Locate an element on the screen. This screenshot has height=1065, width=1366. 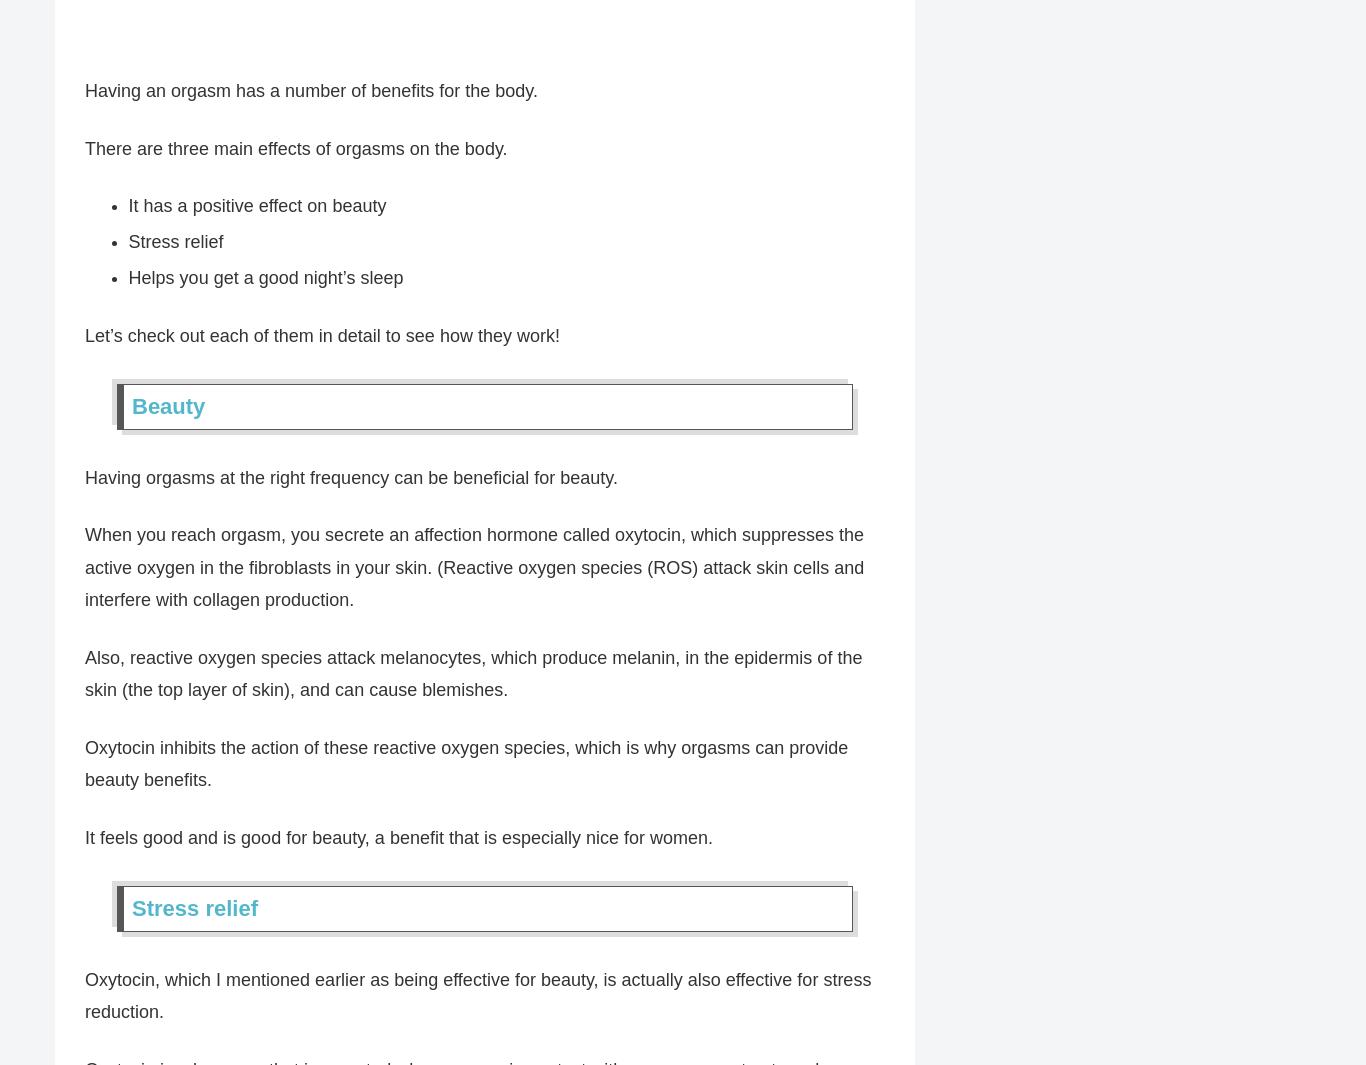
'Having orgasms at the right frequency can be beneficial for beauty.' is located at coordinates (350, 478).